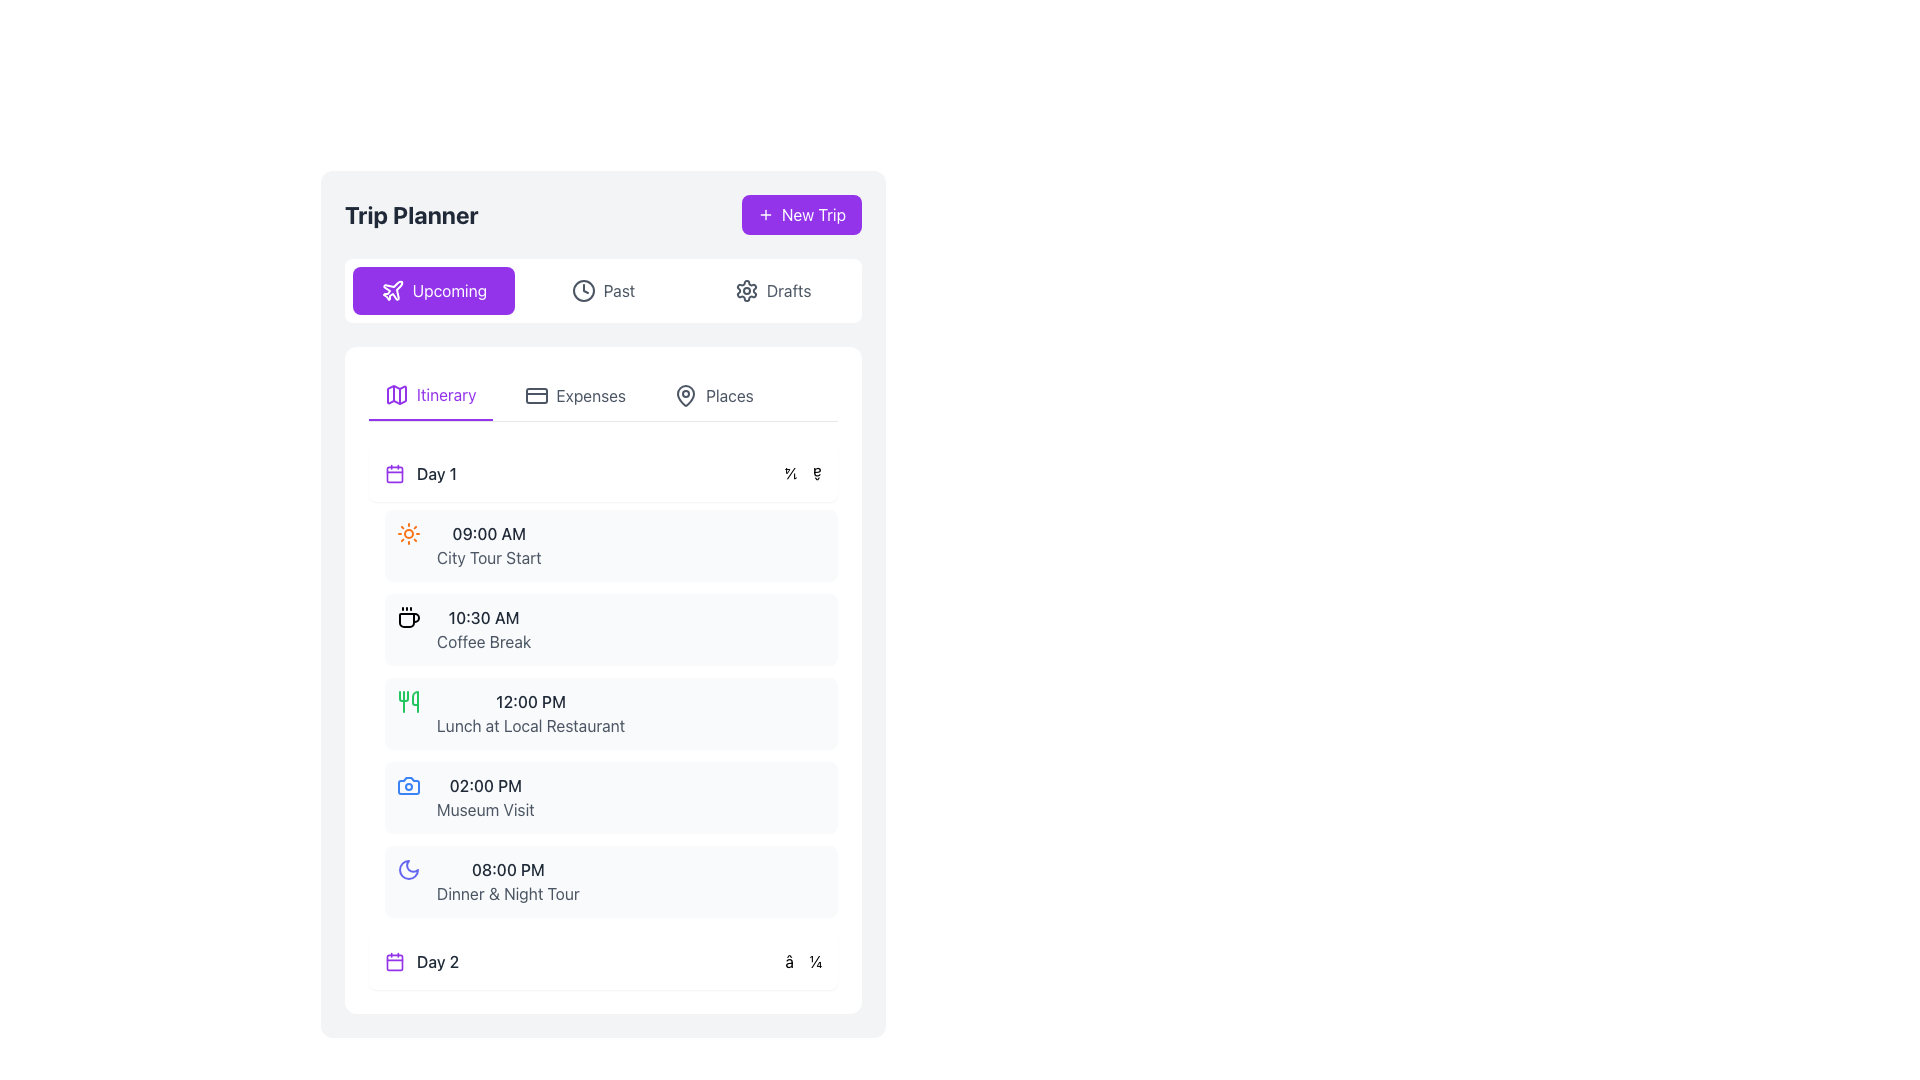  Describe the element at coordinates (713, 396) in the screenshot. I see `the 'Places' button, which is the third clickable tab under 'Trip Planner'` at that location.